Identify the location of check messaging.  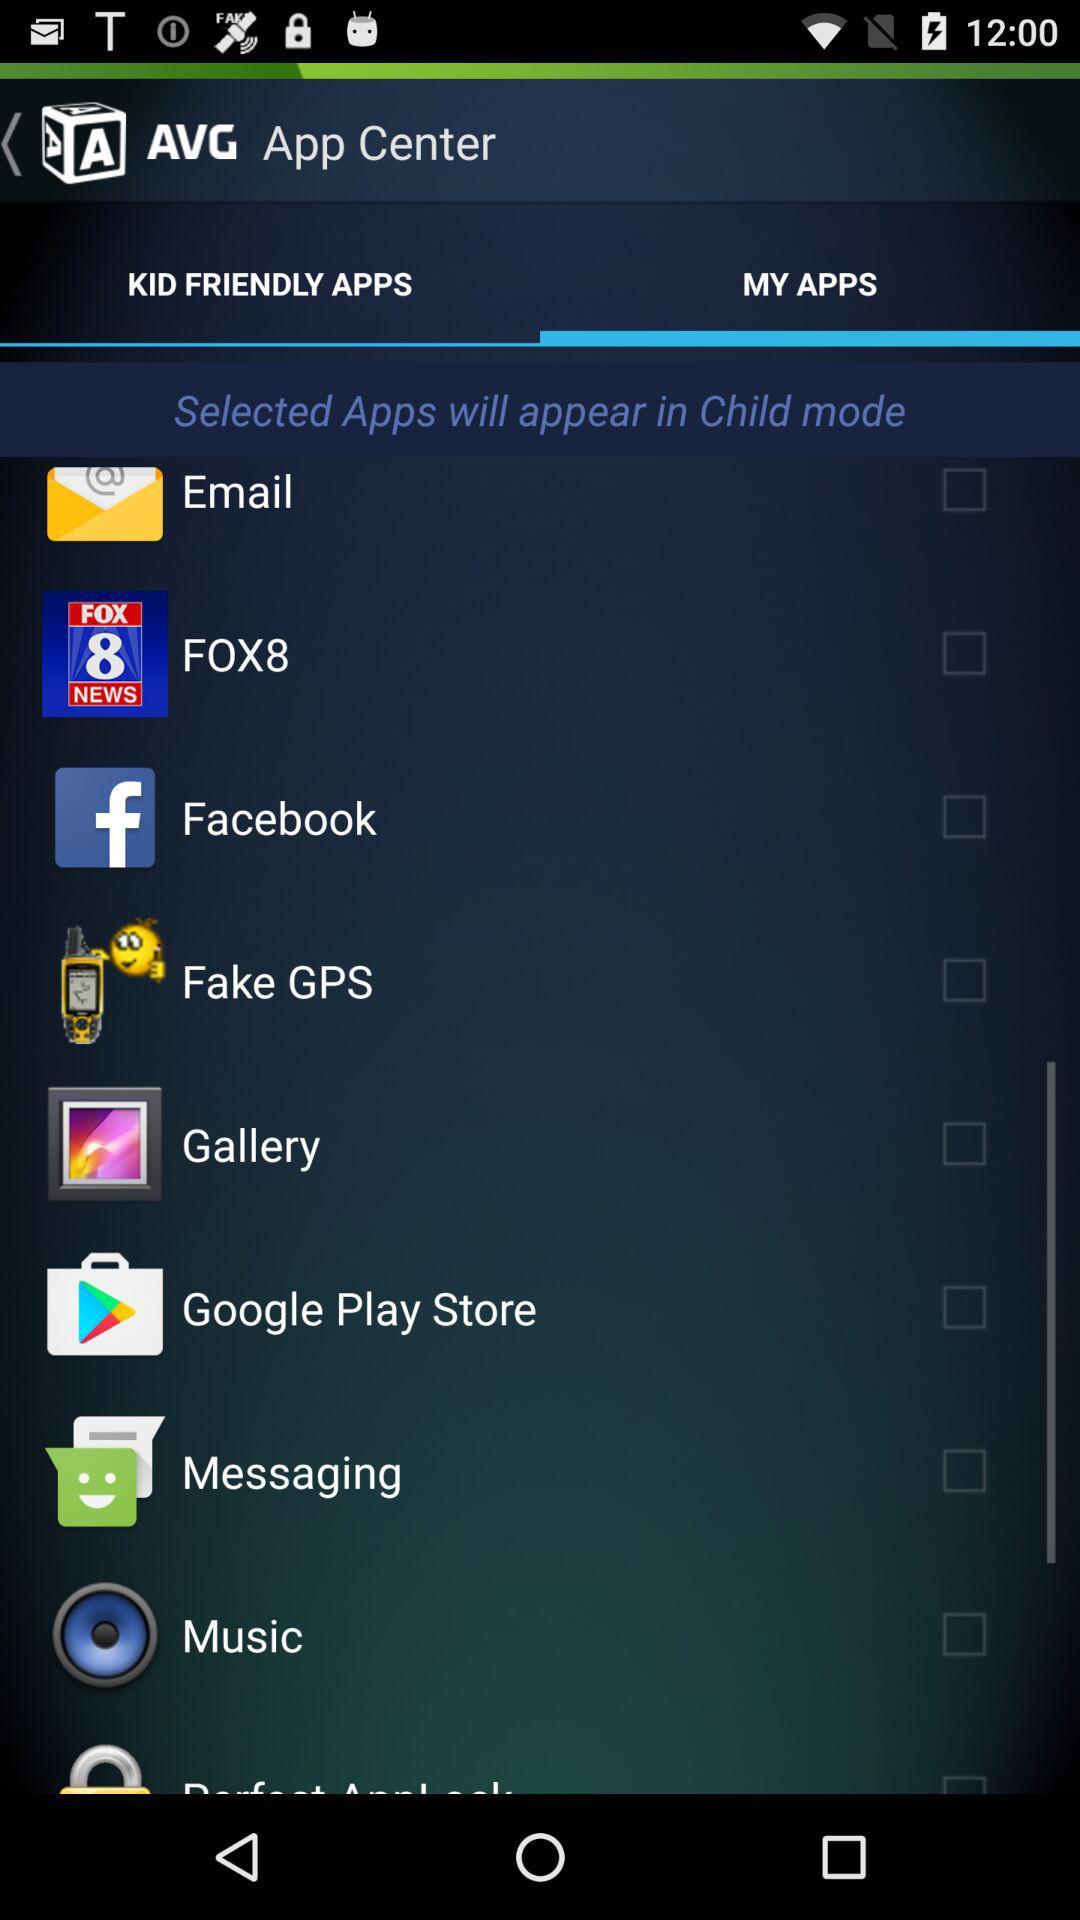
(993, 1471).